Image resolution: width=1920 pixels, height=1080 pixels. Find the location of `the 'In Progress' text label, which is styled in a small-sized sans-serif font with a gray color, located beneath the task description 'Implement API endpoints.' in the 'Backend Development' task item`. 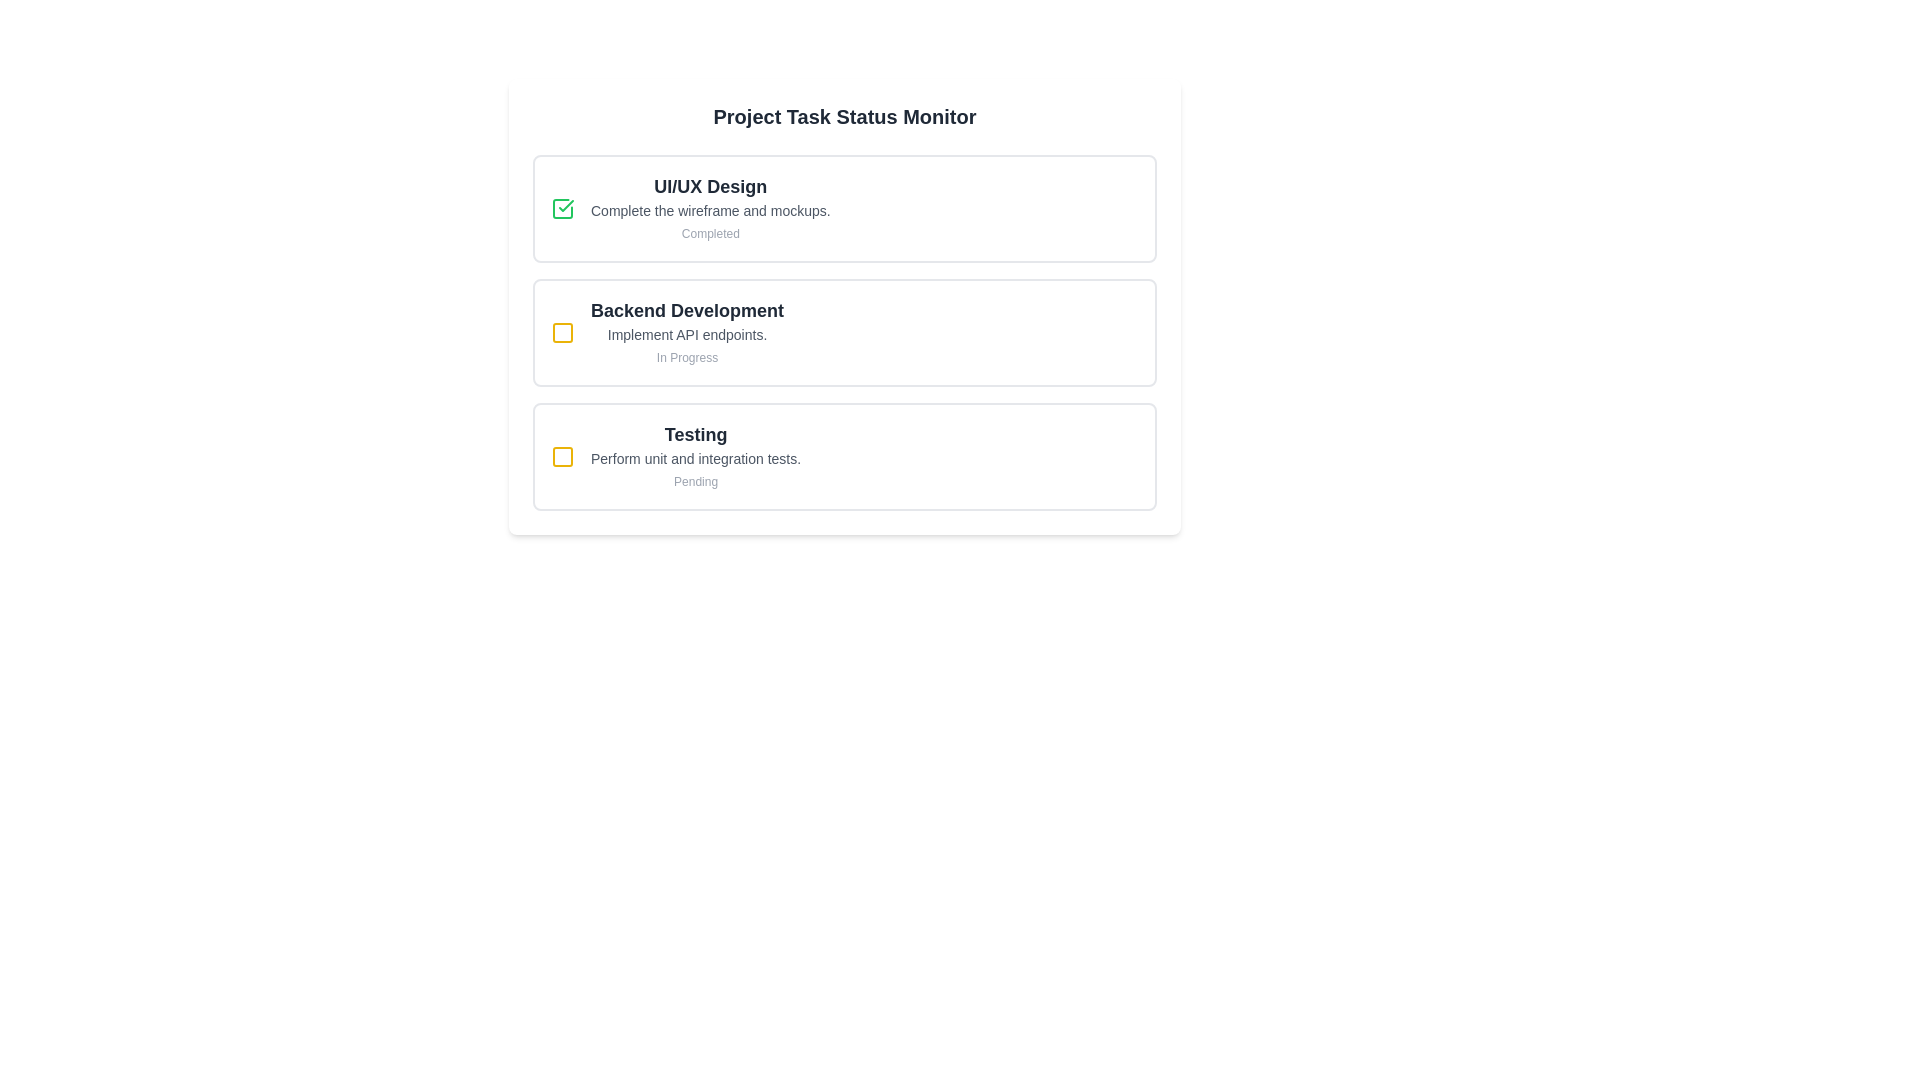

the 'In Progress' text label, which is styled in a small-sized sans-serif font with a gray color, located beneath the task description 'Implement API endpoints.' in the 'Backend Development' task item is located at coordinates (687, 357).